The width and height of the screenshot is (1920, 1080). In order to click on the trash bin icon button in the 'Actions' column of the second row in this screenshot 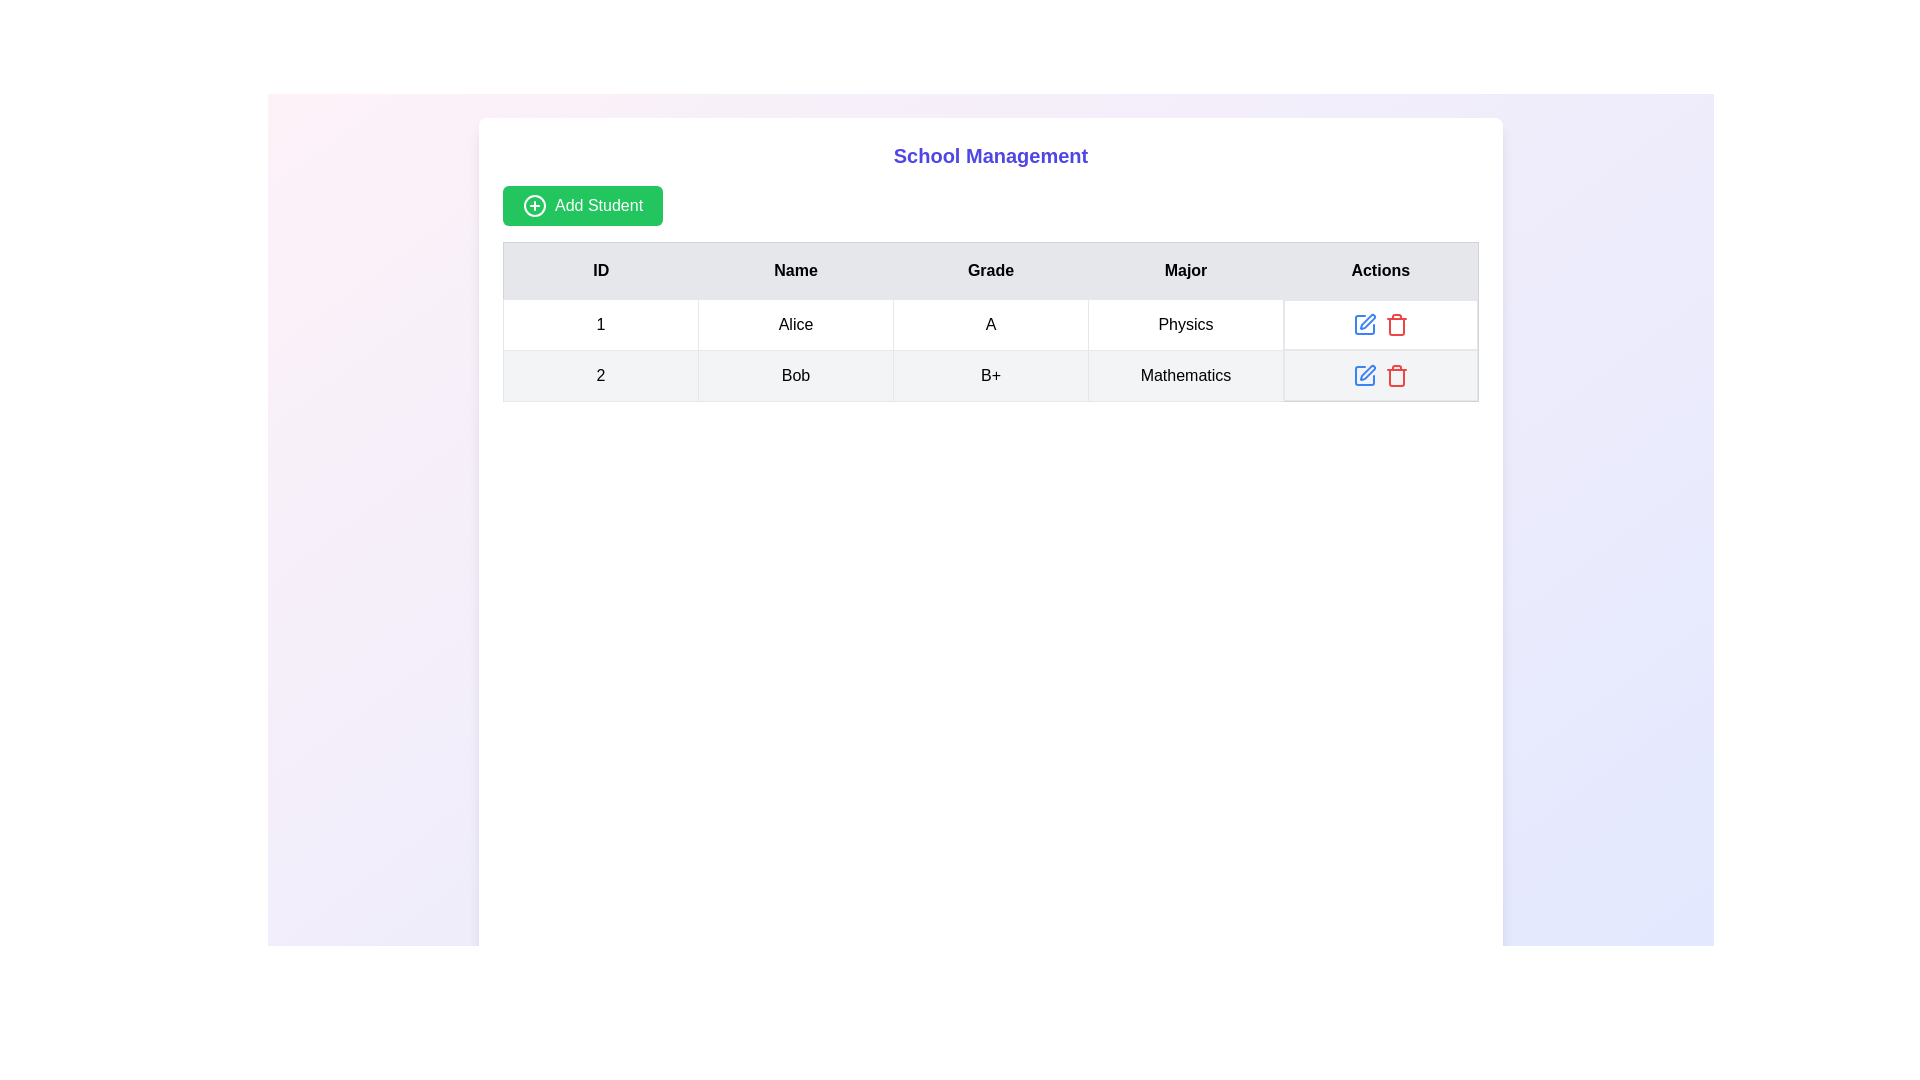, I will do `click(1395, 375)`.